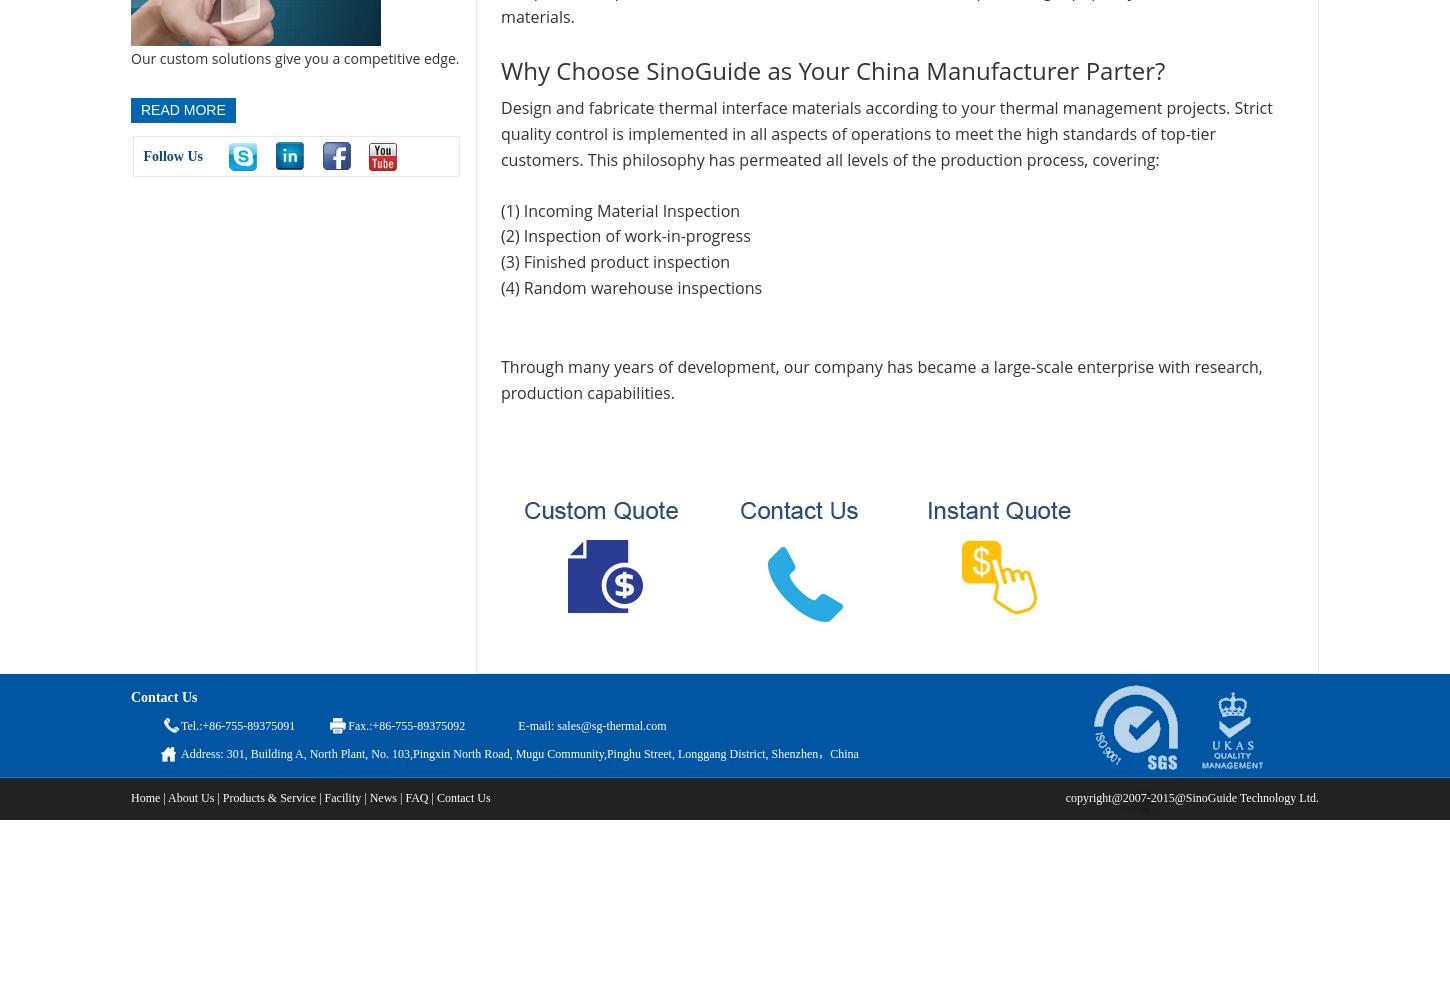  Describe the element at coordinates (189, 798) in the screenshot. I see `'About Us'` at that location.